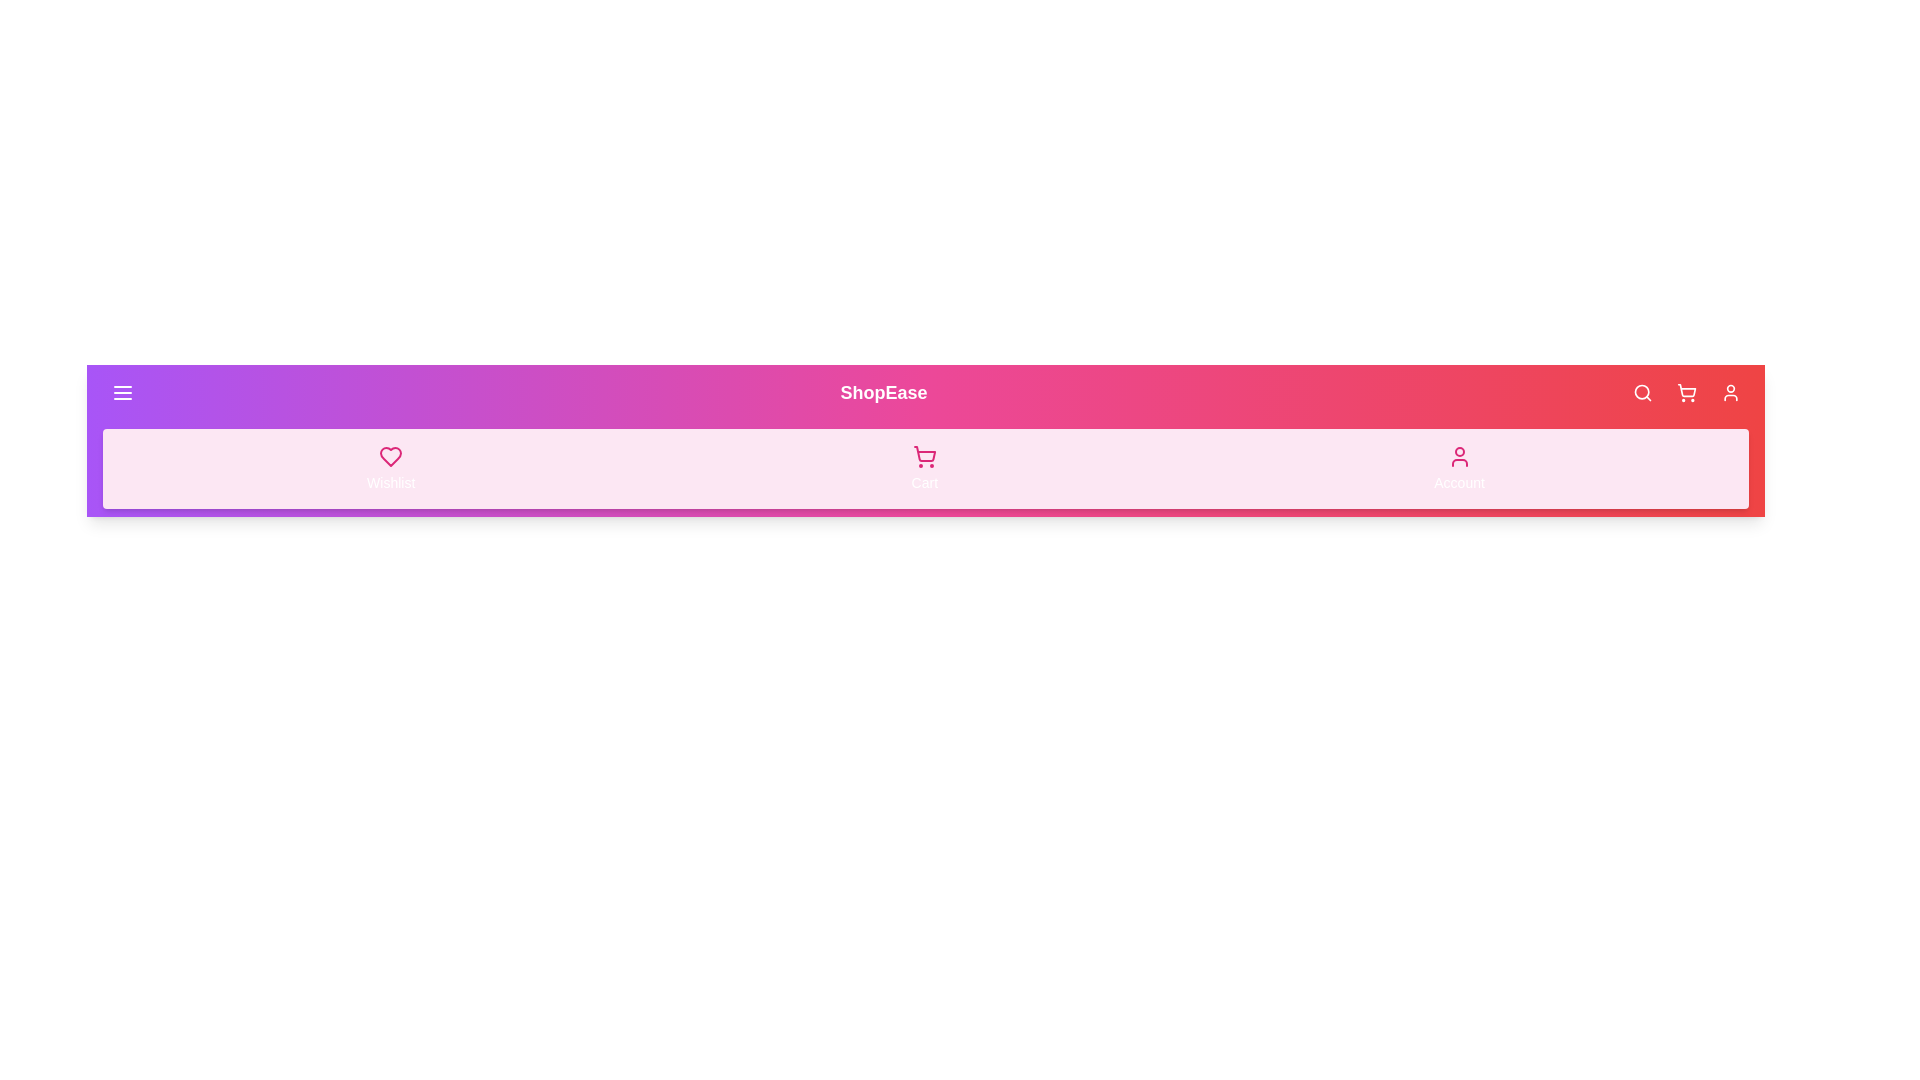 Image resolution: width=1920 pixels, height=1080 pixels. What do you see at coordinates (122, 393) in the screenshot?
I see `the menu button to toggle the menu visibility` at bounding box center [122, 393].